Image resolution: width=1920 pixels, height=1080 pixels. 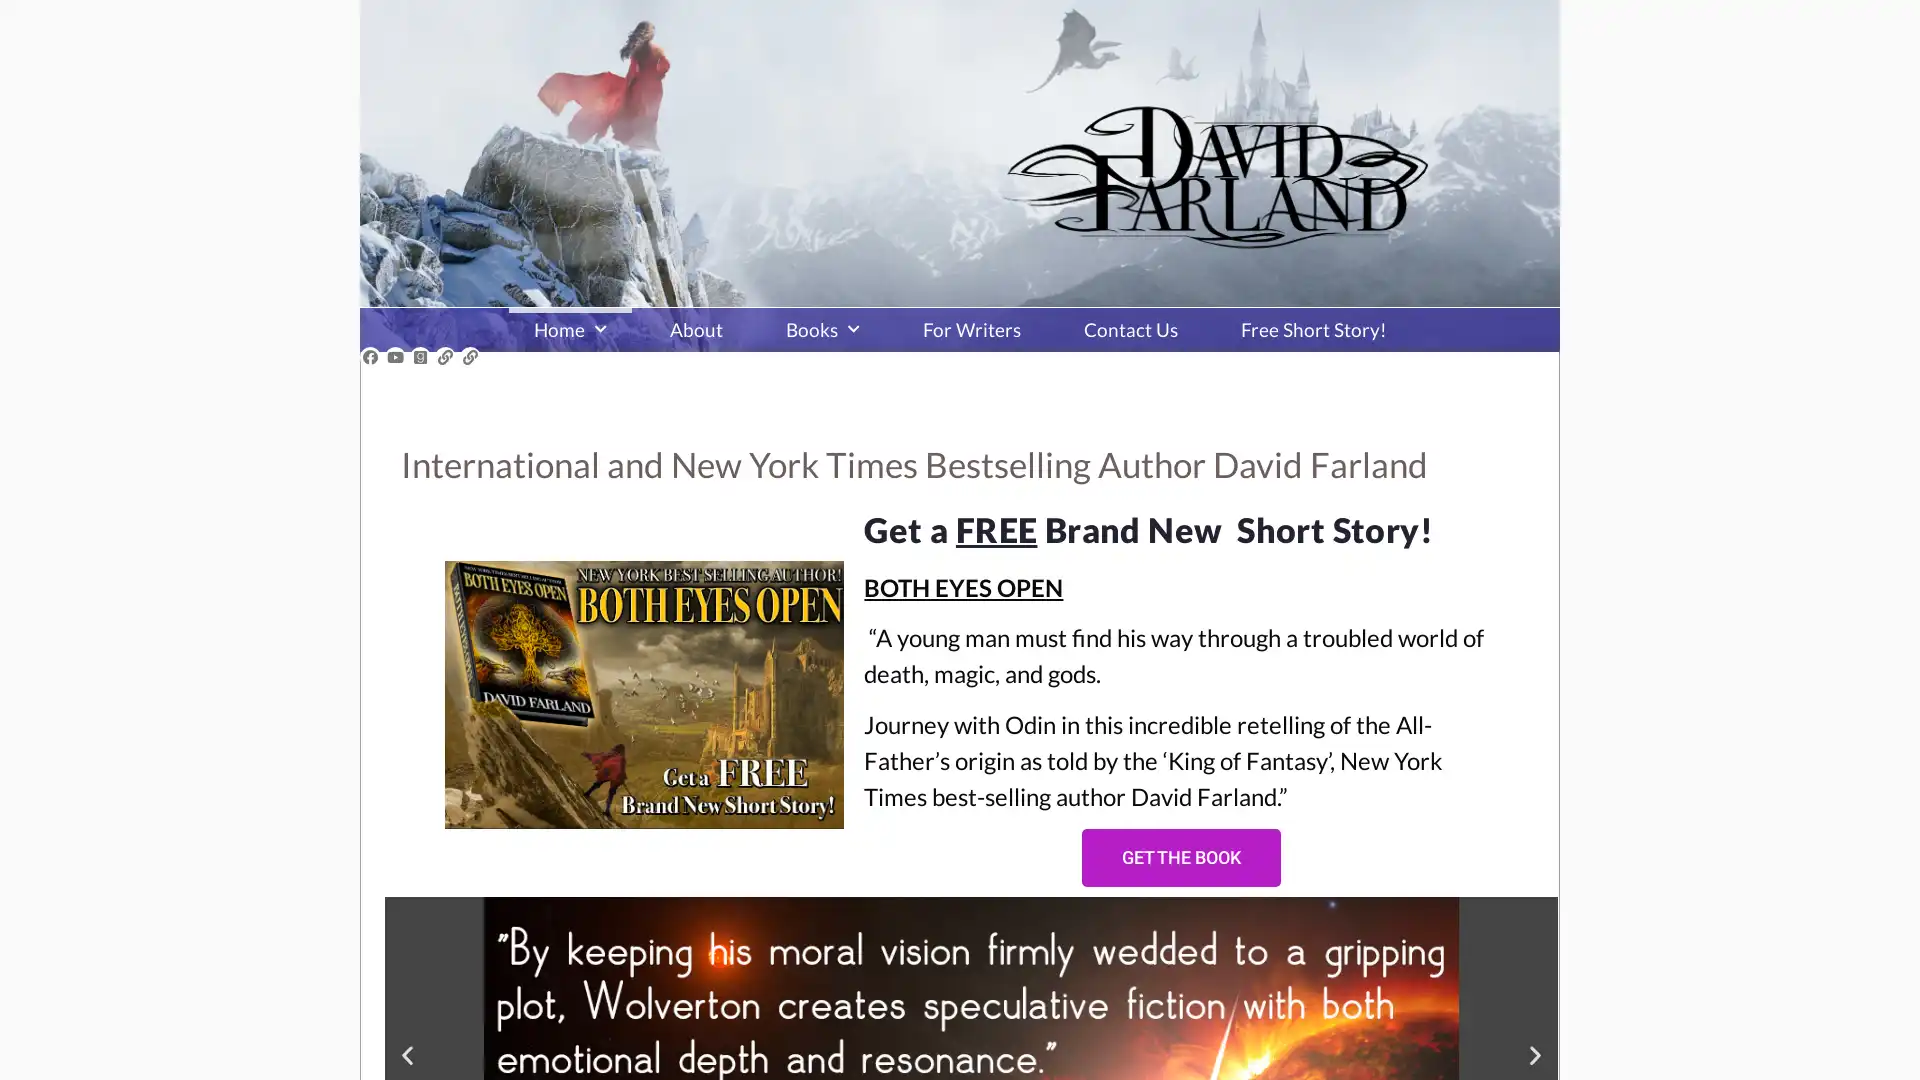 I want to click on GET THE BOOK, so click(x=1180, y=856).